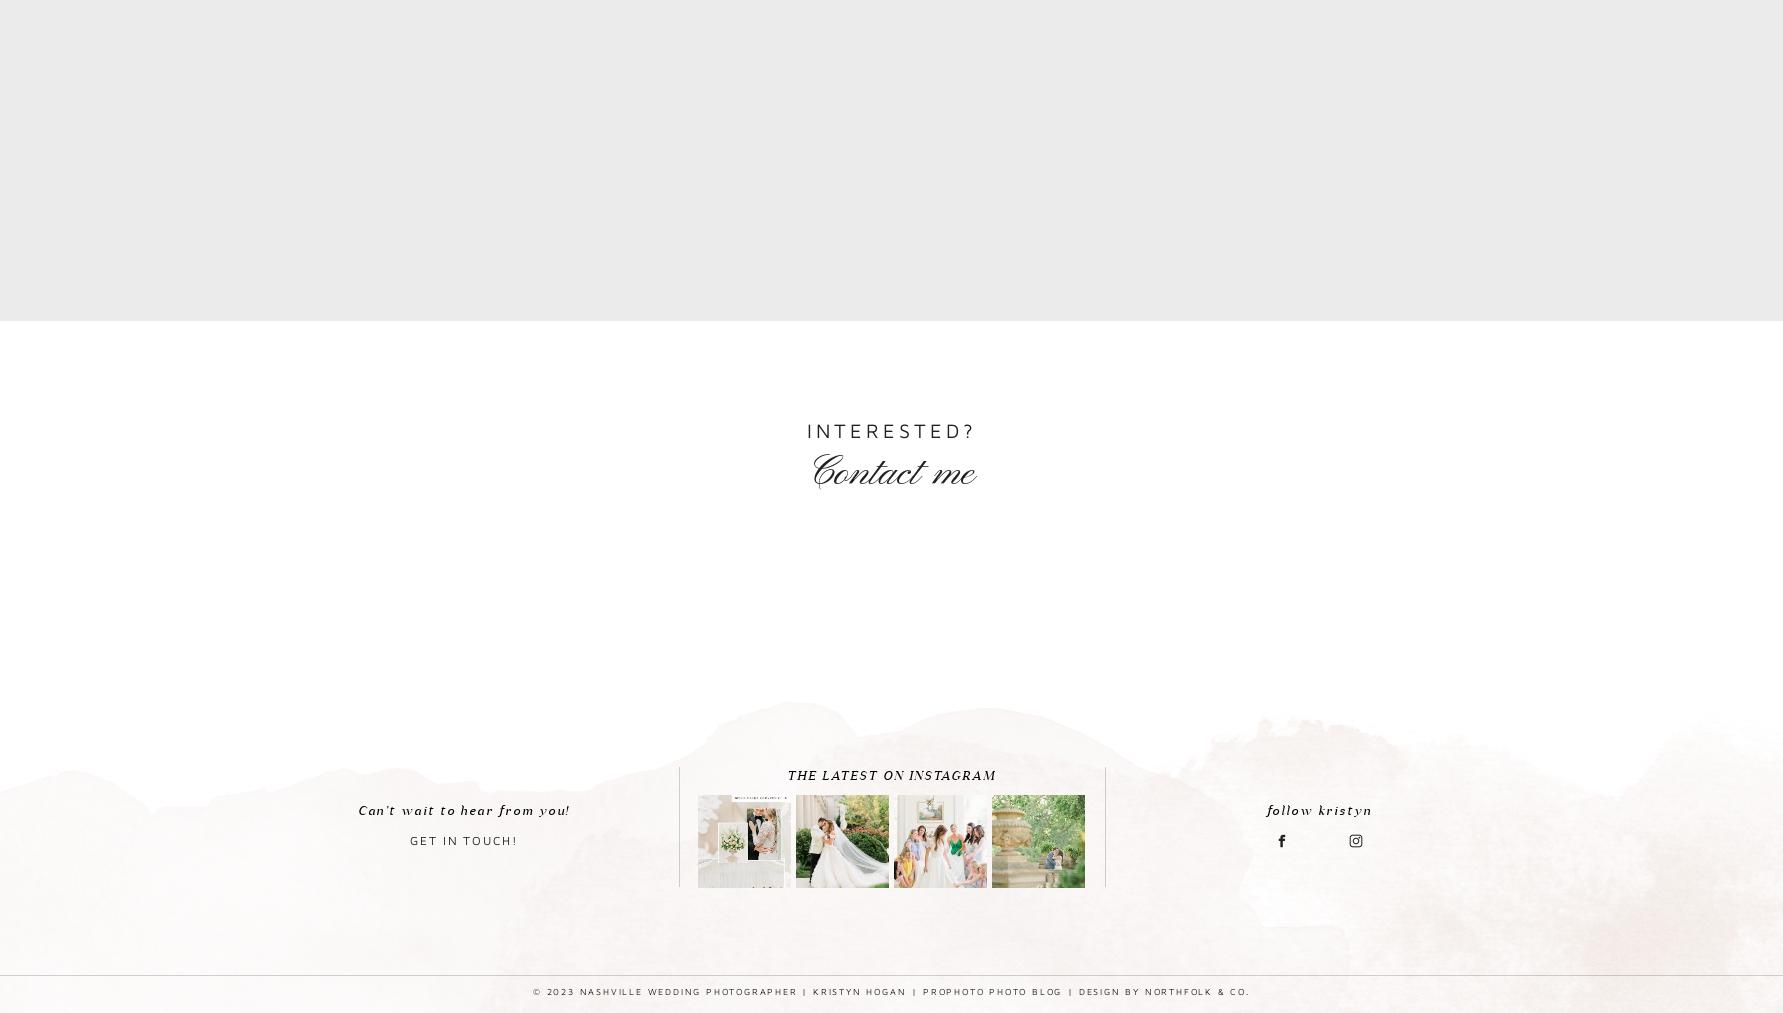  What do you see at coordinates (922, 991) in the screenshot?
I see `'ProPhoto Photo Blog'` at bounding box center [922, 991].